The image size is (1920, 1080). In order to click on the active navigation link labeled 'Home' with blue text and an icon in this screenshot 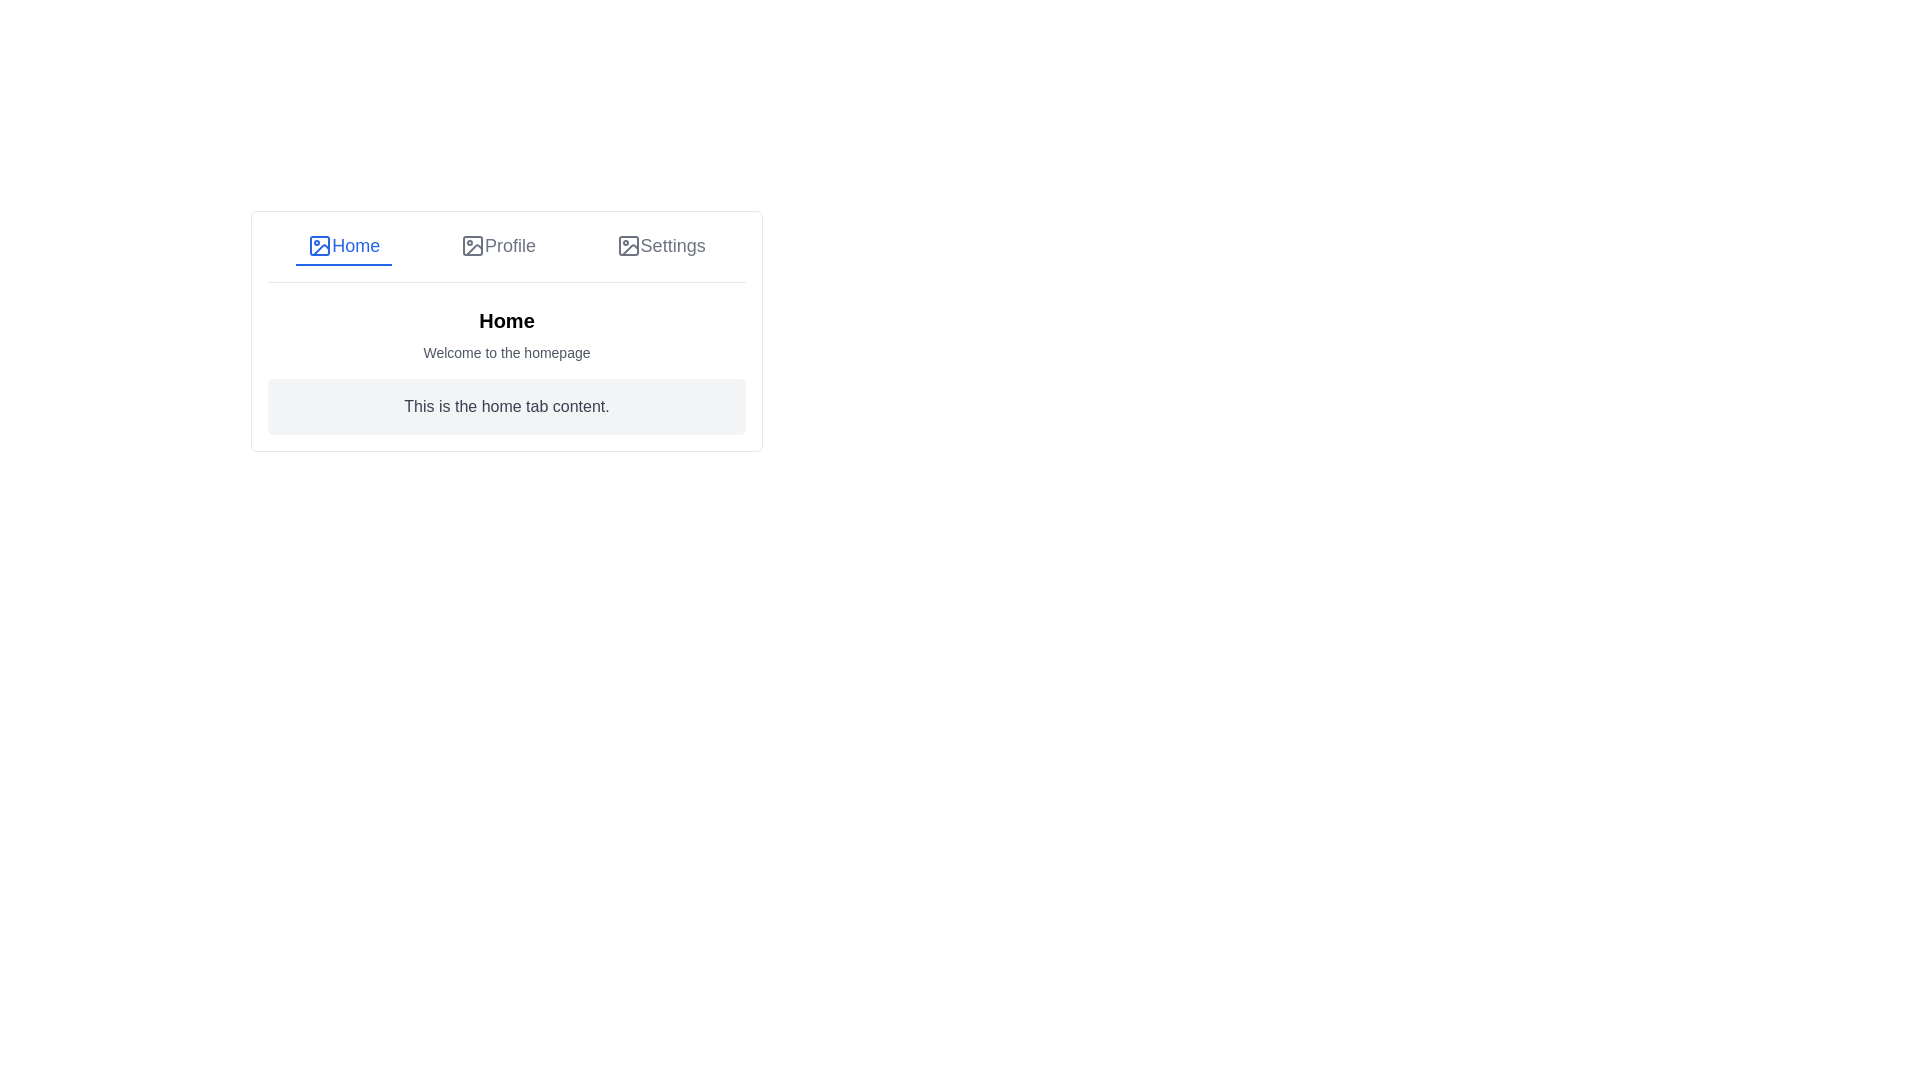, I will do `click(344, 245)`.